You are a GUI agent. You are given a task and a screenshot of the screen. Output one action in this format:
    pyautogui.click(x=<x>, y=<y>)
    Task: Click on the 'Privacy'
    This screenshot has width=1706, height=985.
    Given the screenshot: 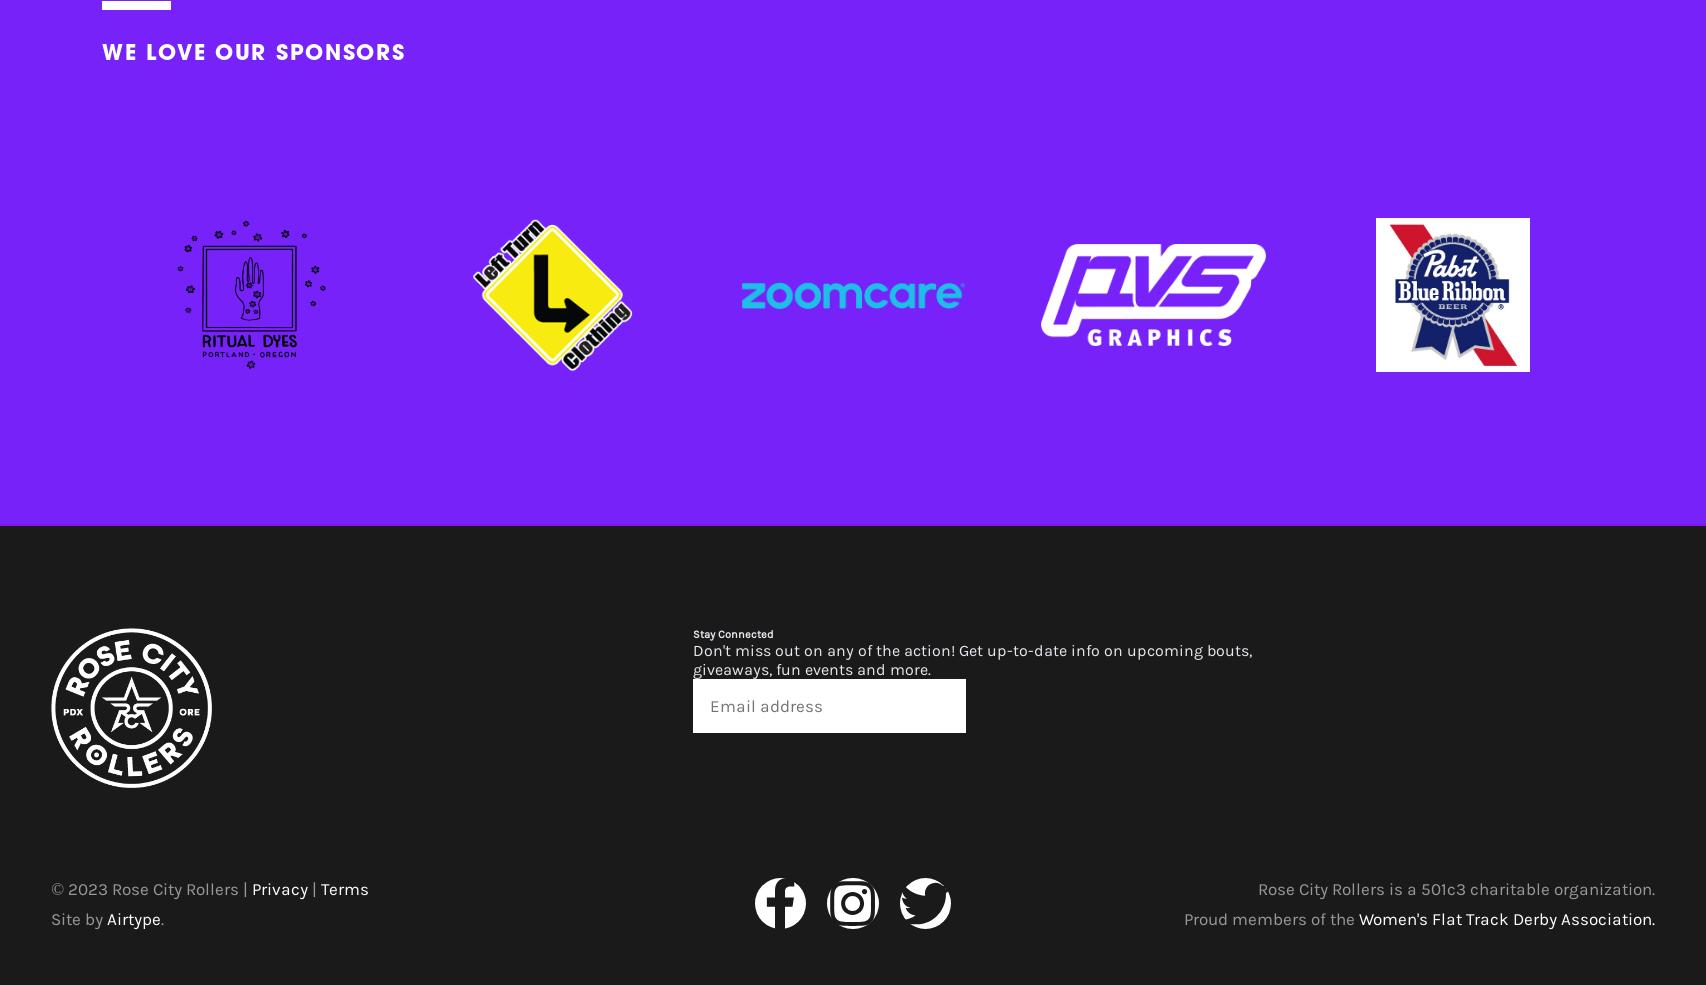 What is the action you would take?
    pyautogui.click(x=251, y=886)
    